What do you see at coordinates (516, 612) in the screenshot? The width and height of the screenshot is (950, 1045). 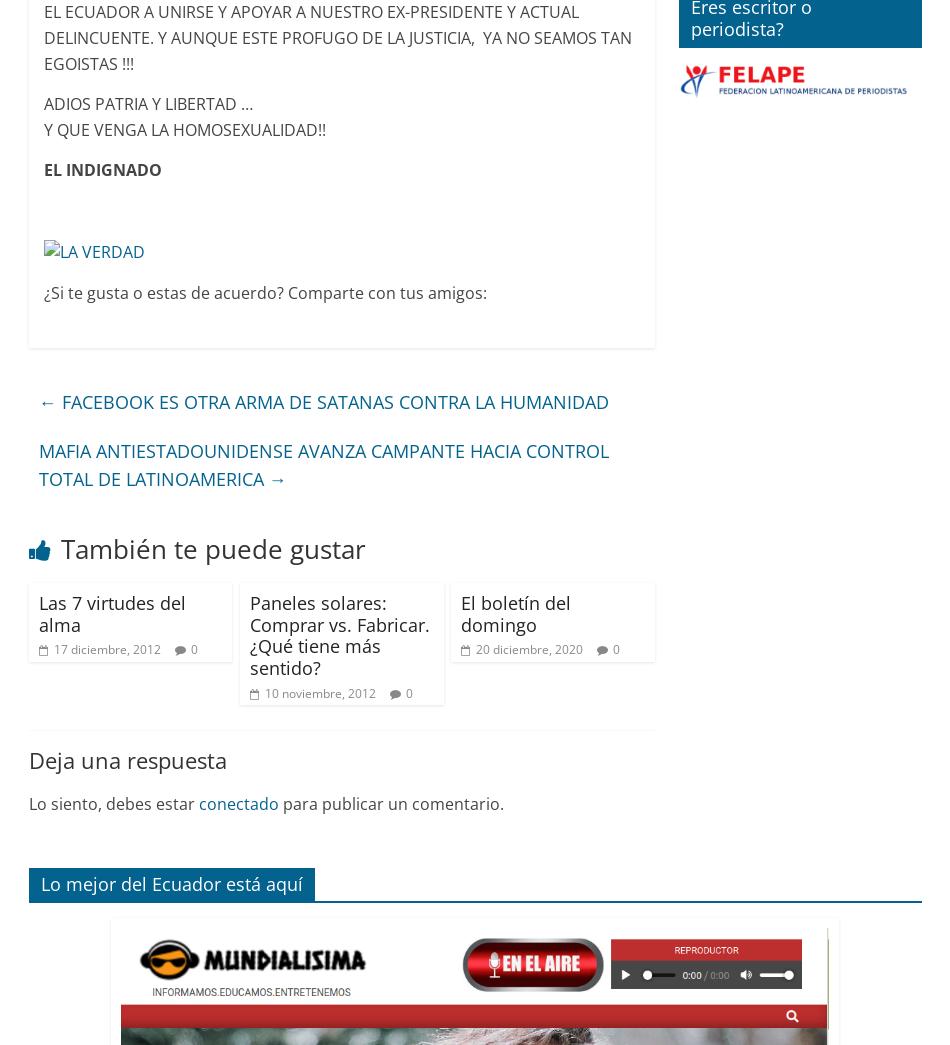 I see `'El boletín del domingo'` at bounding box center [516, 612].